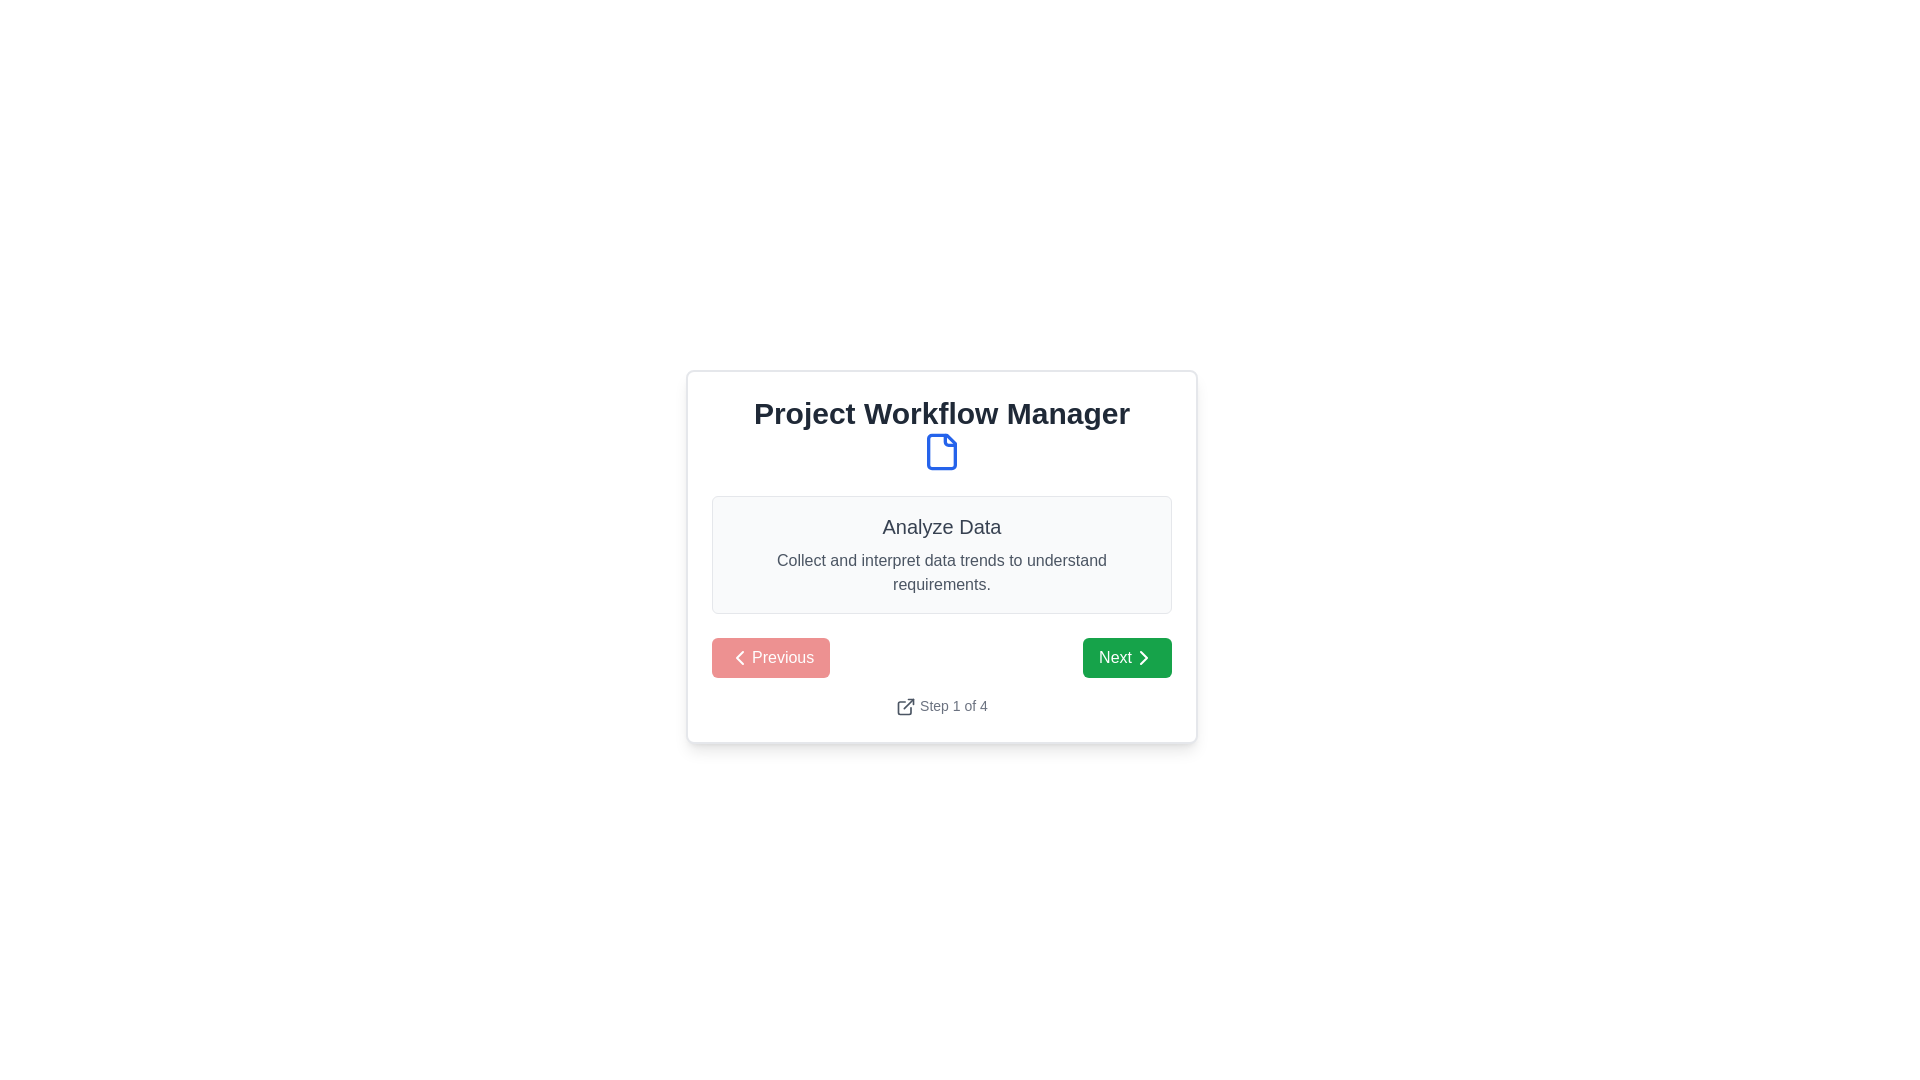 The width and height of the screenshot is (1920, 1080). Describe the element at coordinates (940, 451) in the screenshot. I see `the file-like icon with a document shape featuring a fold in the top-right corner, located within the header area near the text 'Project Workflow Manager.'` at that location.